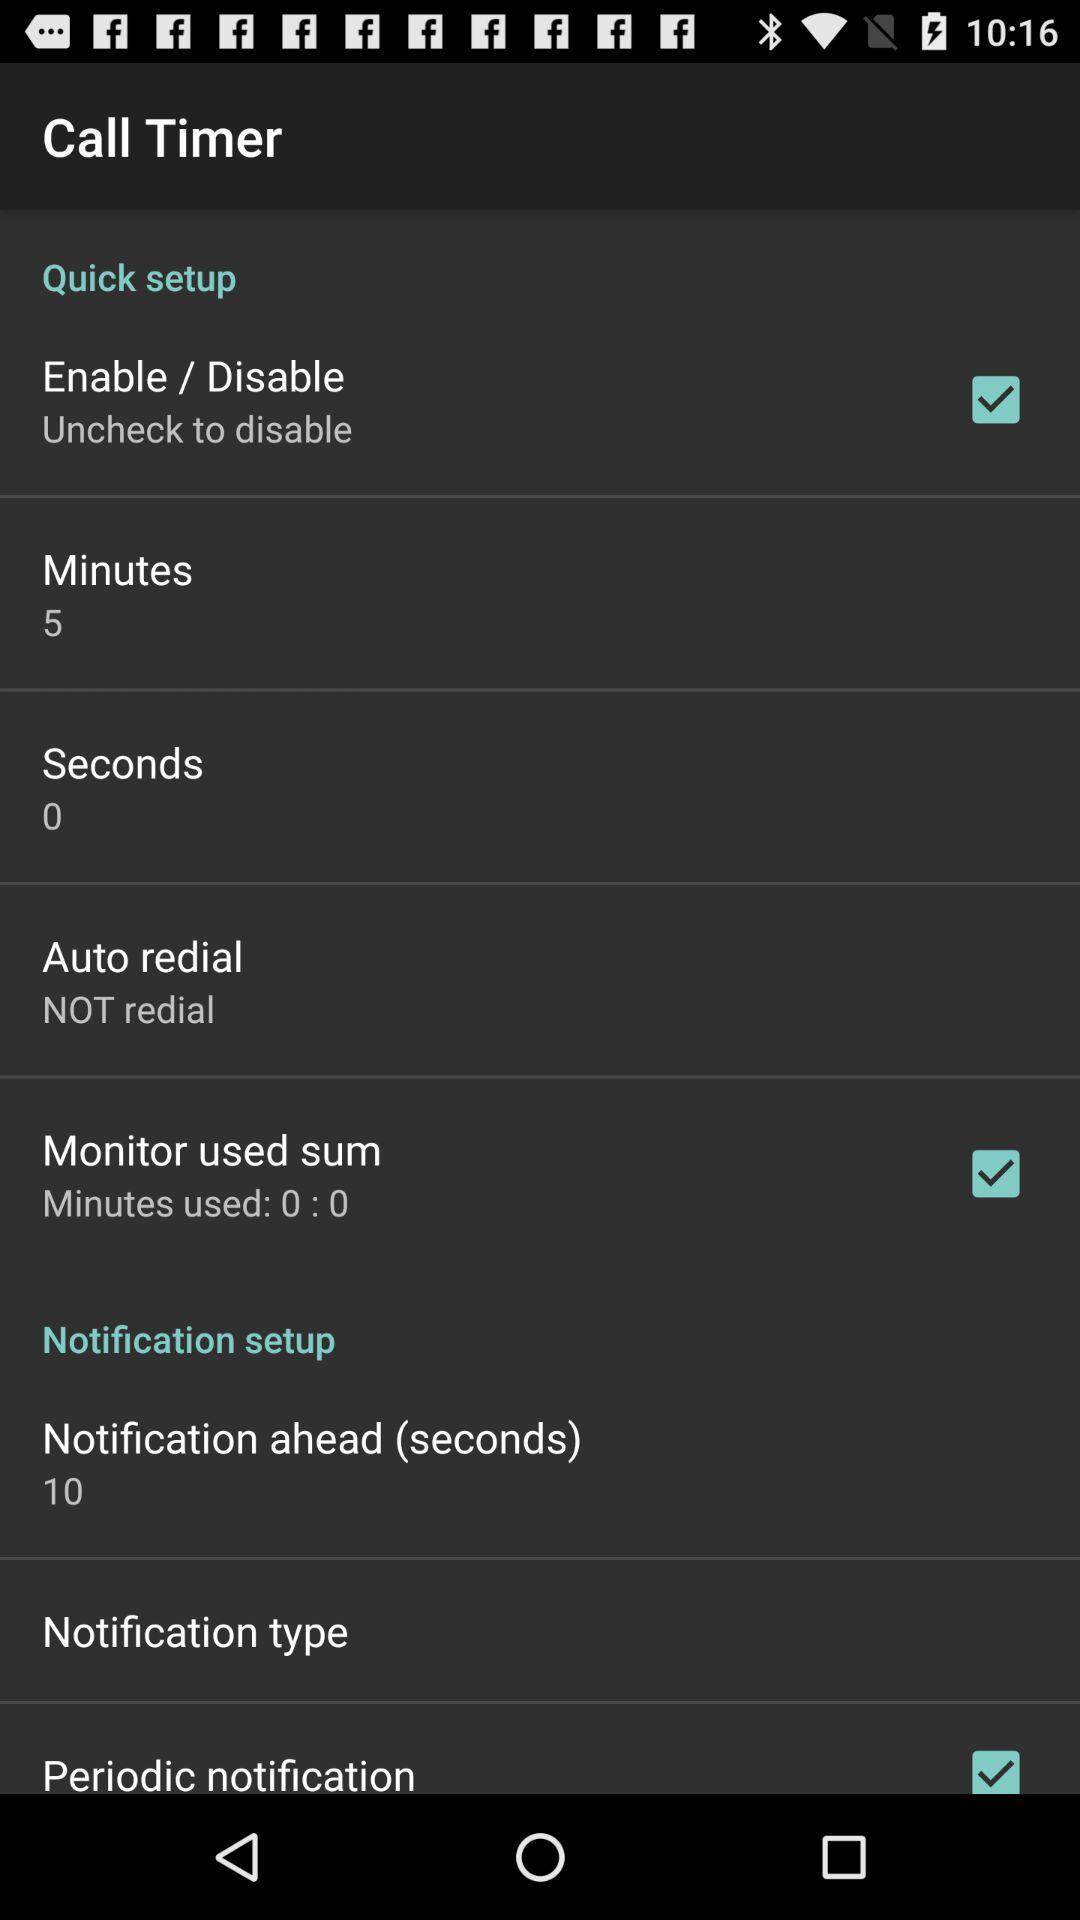  I want to click on the 5, so click(51, 620).